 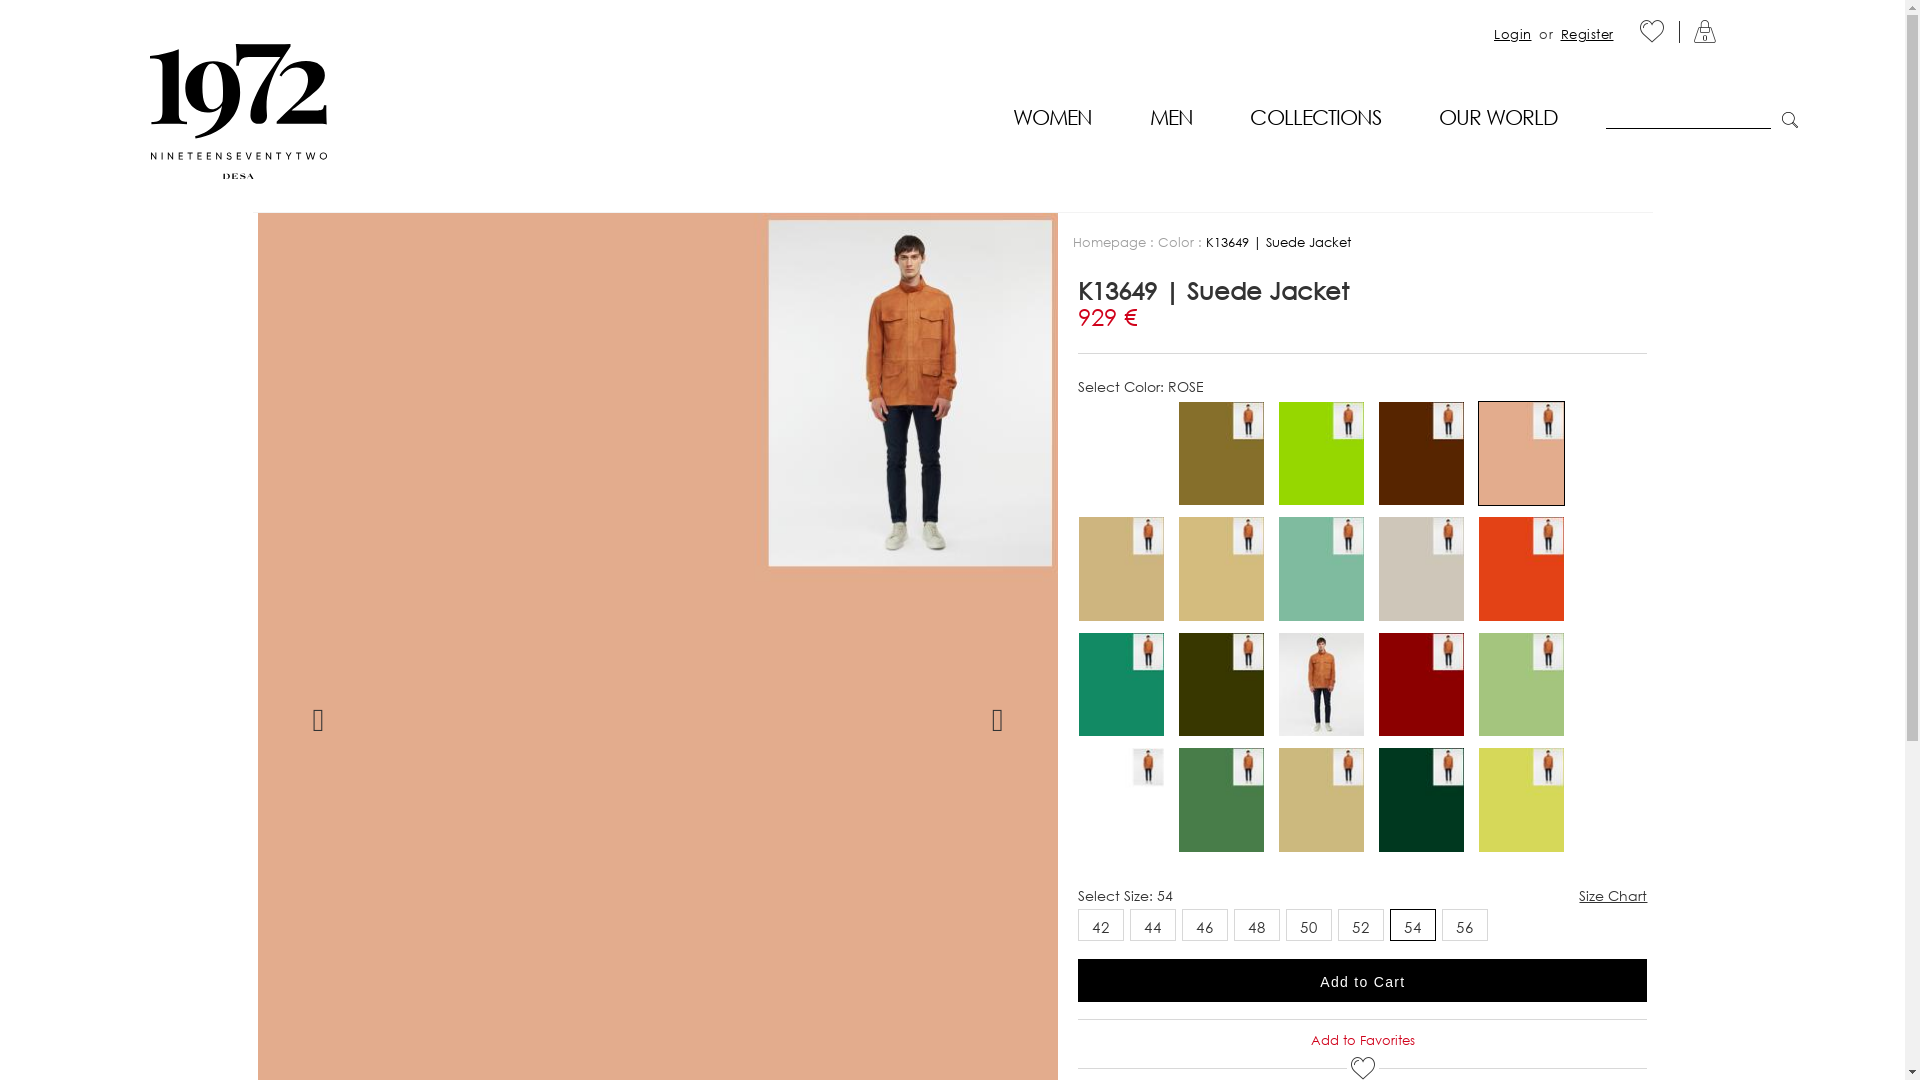 I want to click on '56', so click(x=1464, y=925).